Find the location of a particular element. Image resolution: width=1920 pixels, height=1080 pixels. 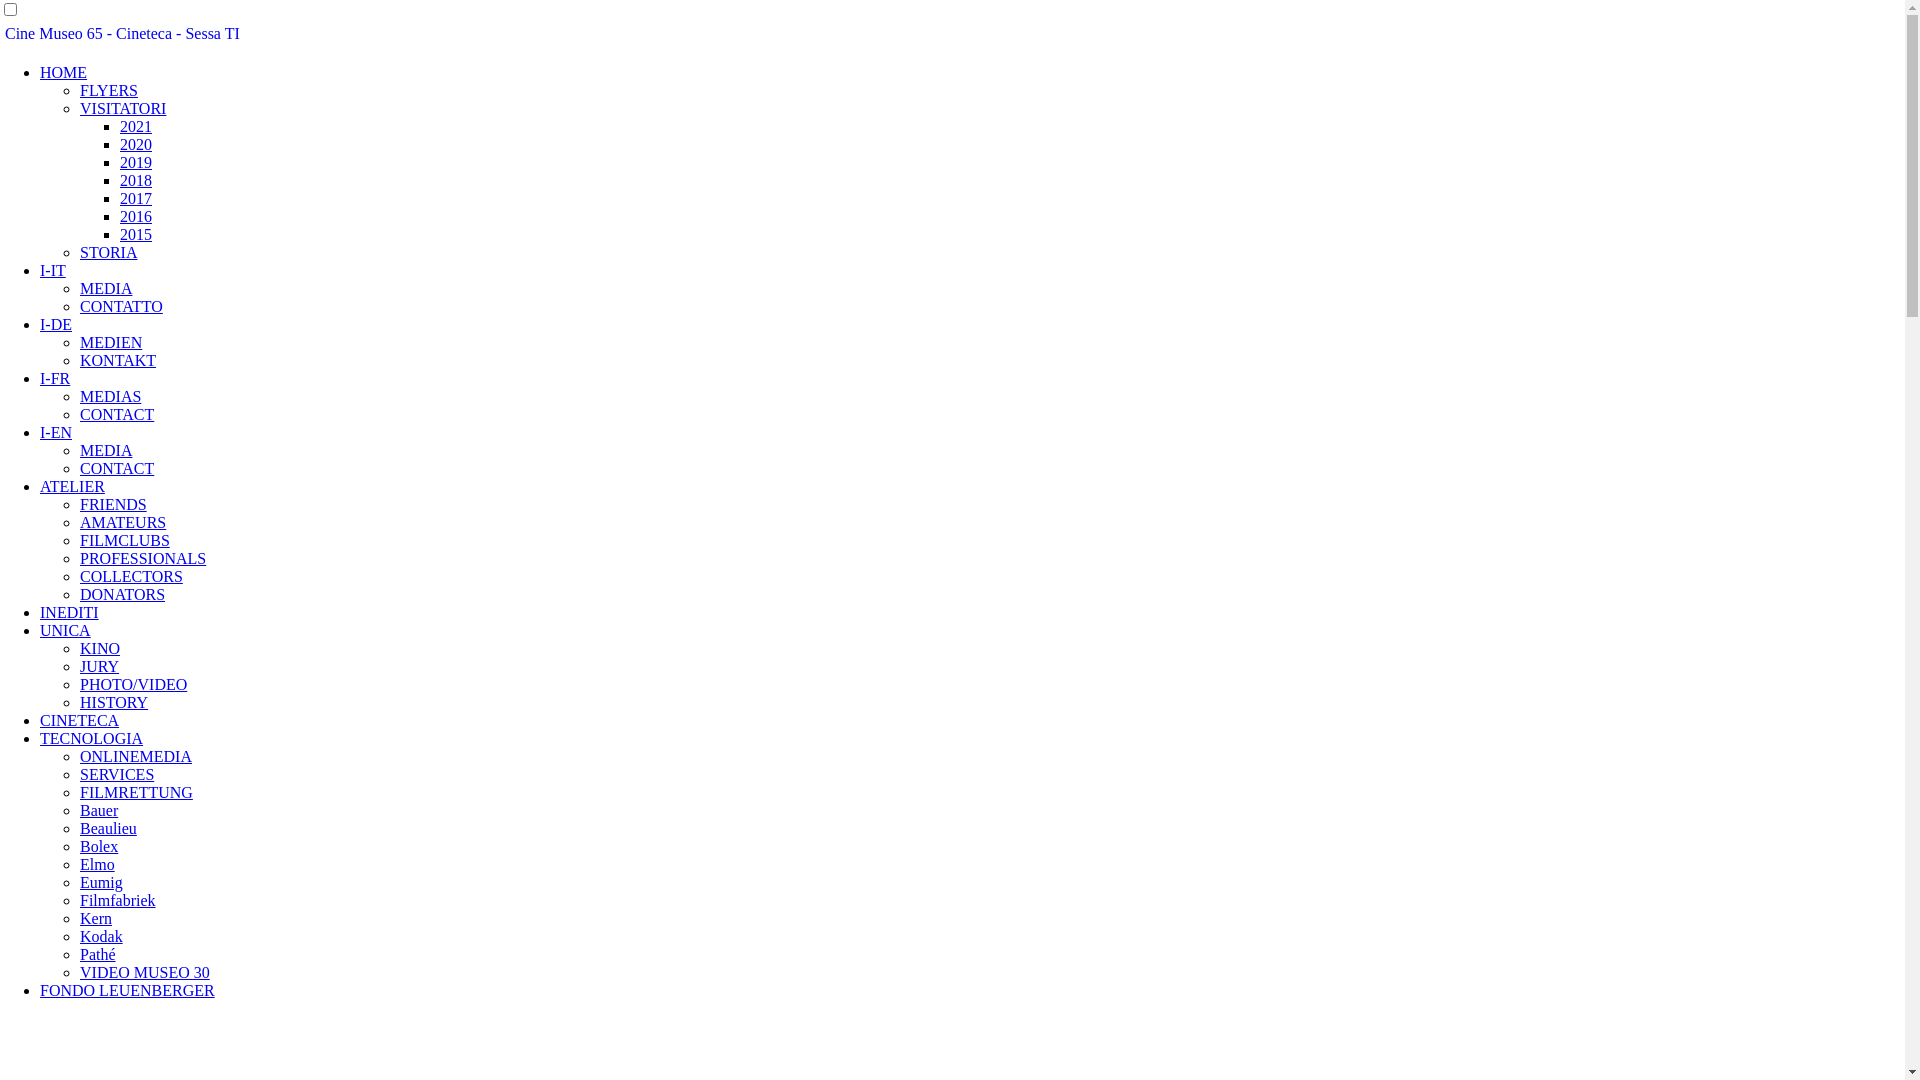

'ONLINEMEDIA' is located at coordinates (80, 756).